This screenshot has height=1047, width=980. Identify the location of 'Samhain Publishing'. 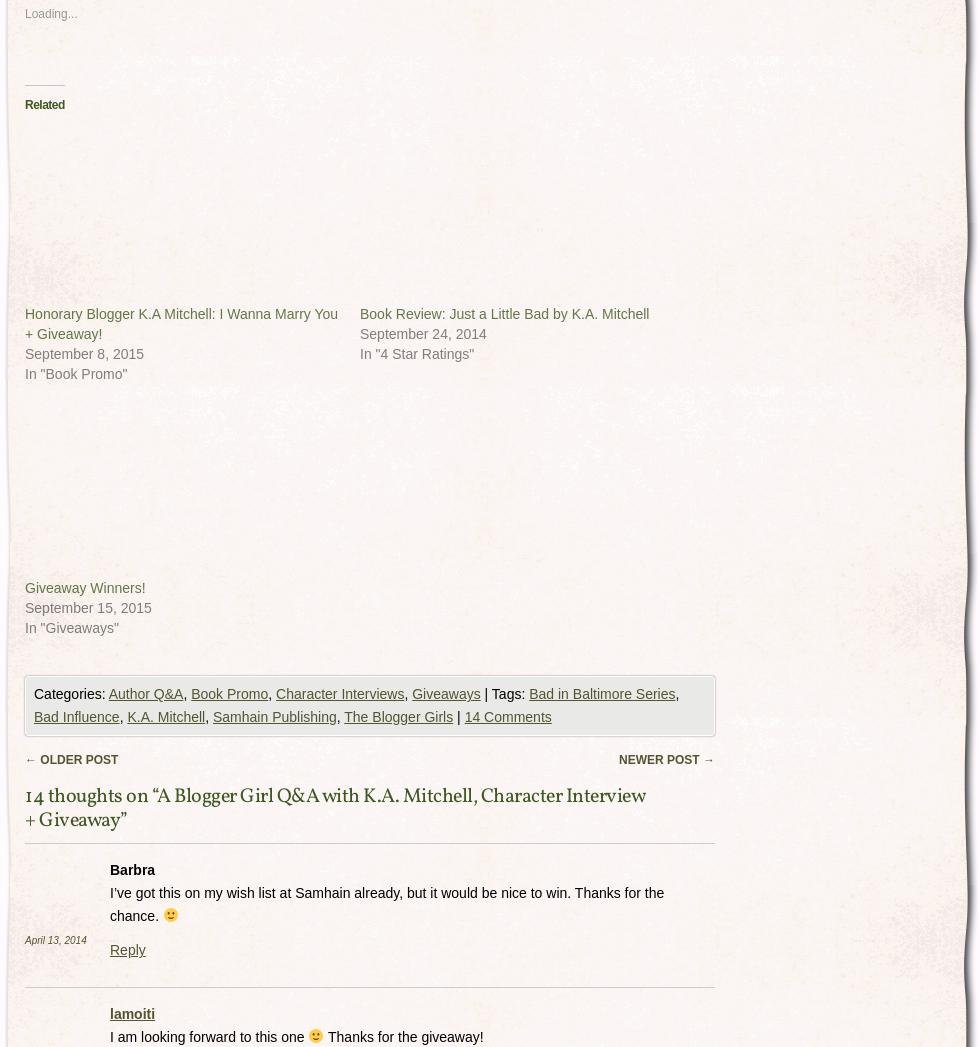
(274, 716).